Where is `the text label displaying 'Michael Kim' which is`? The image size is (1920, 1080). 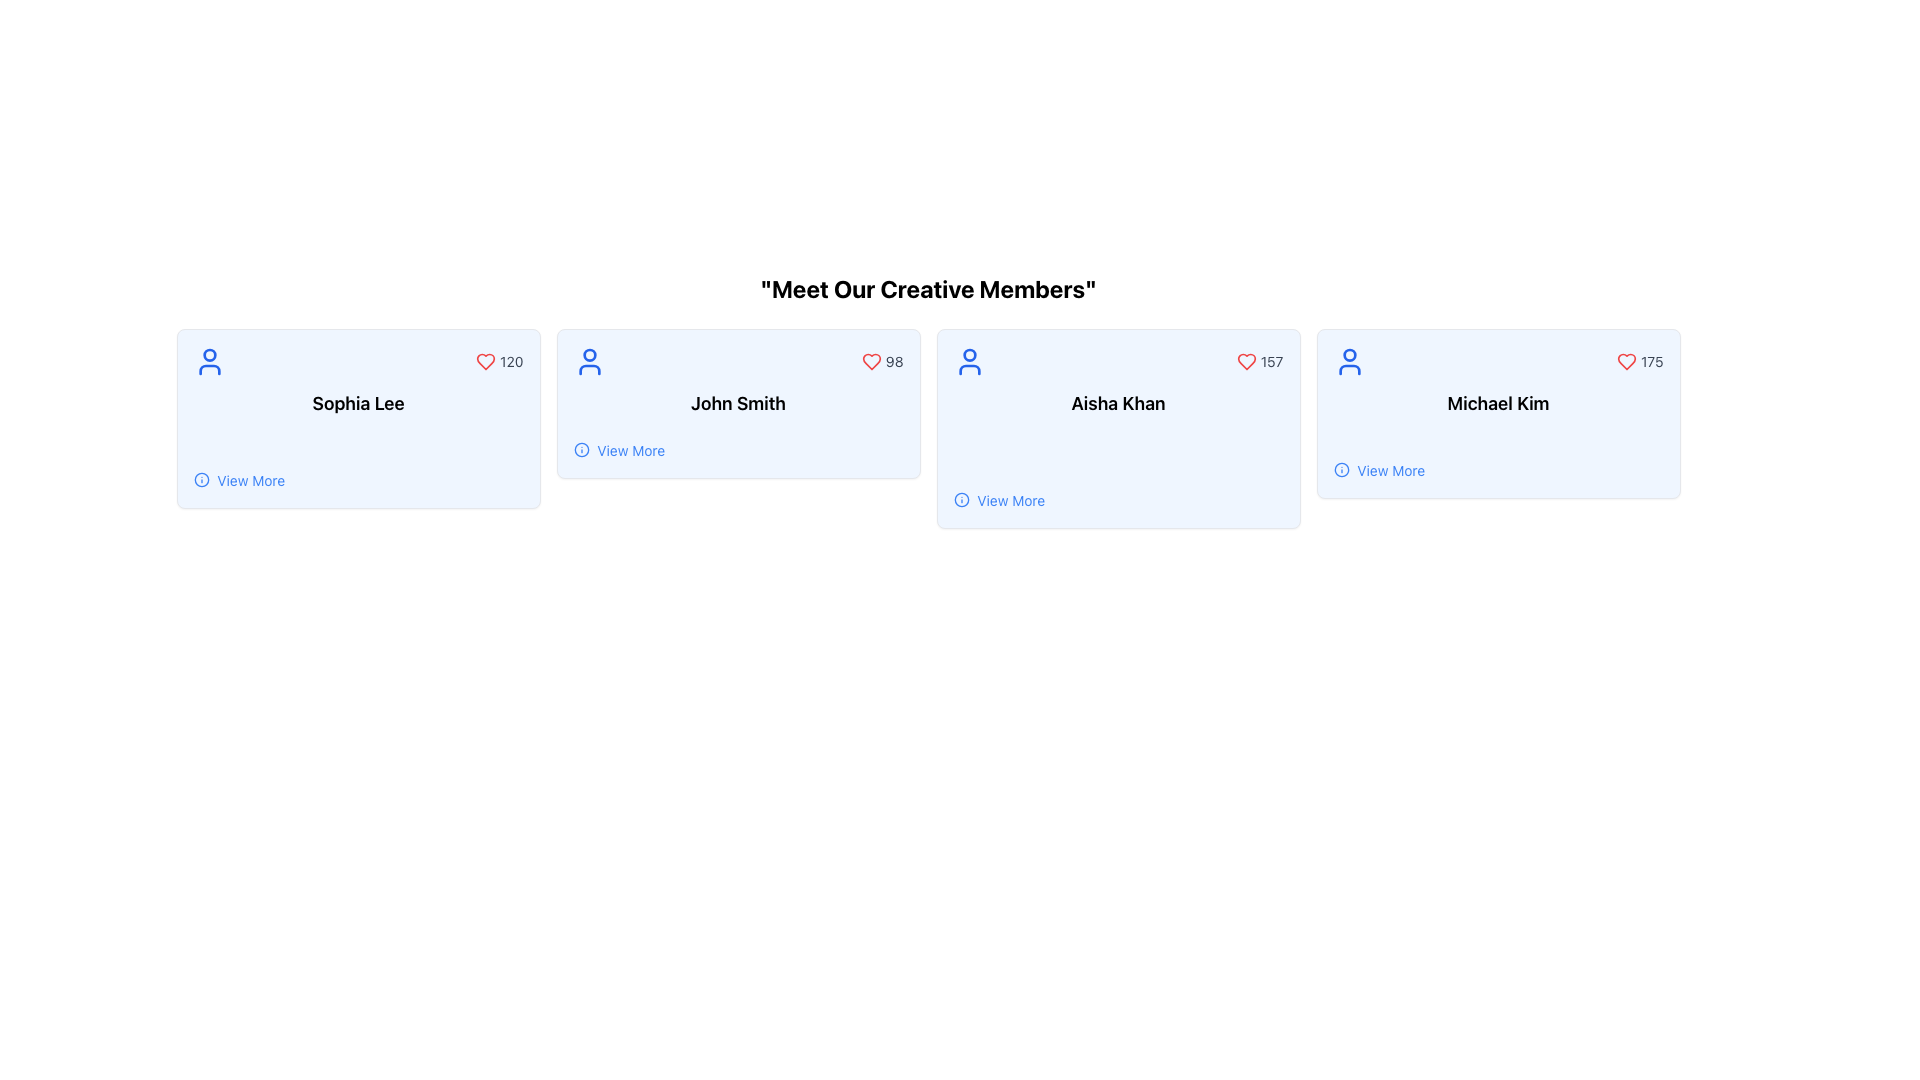 the text label displaying 'Michael Kim' which is is located at coordinates (1498, 404).